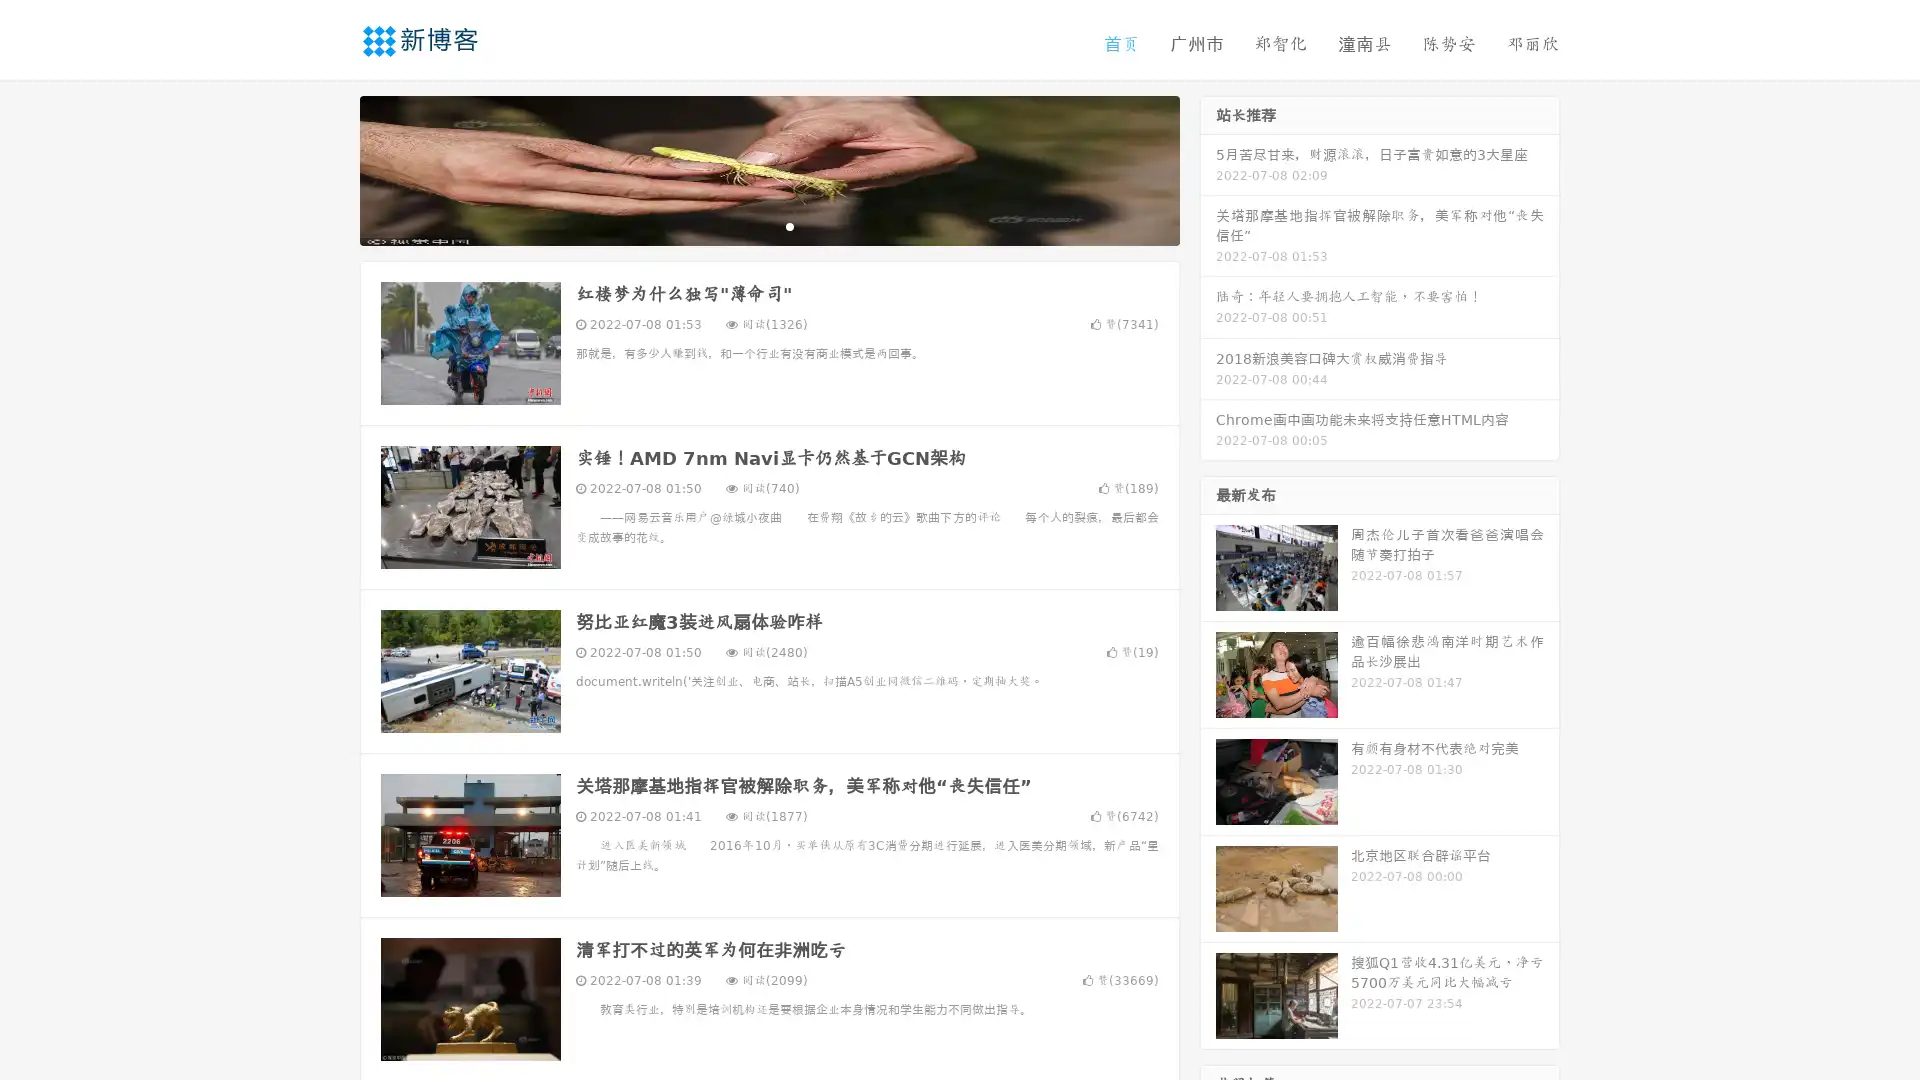 The image size is (1920, 1080). What do you see at coordinates (768, 225) in the screenshot?
I see `Go to slide 2` at bounding box center [768, 225].